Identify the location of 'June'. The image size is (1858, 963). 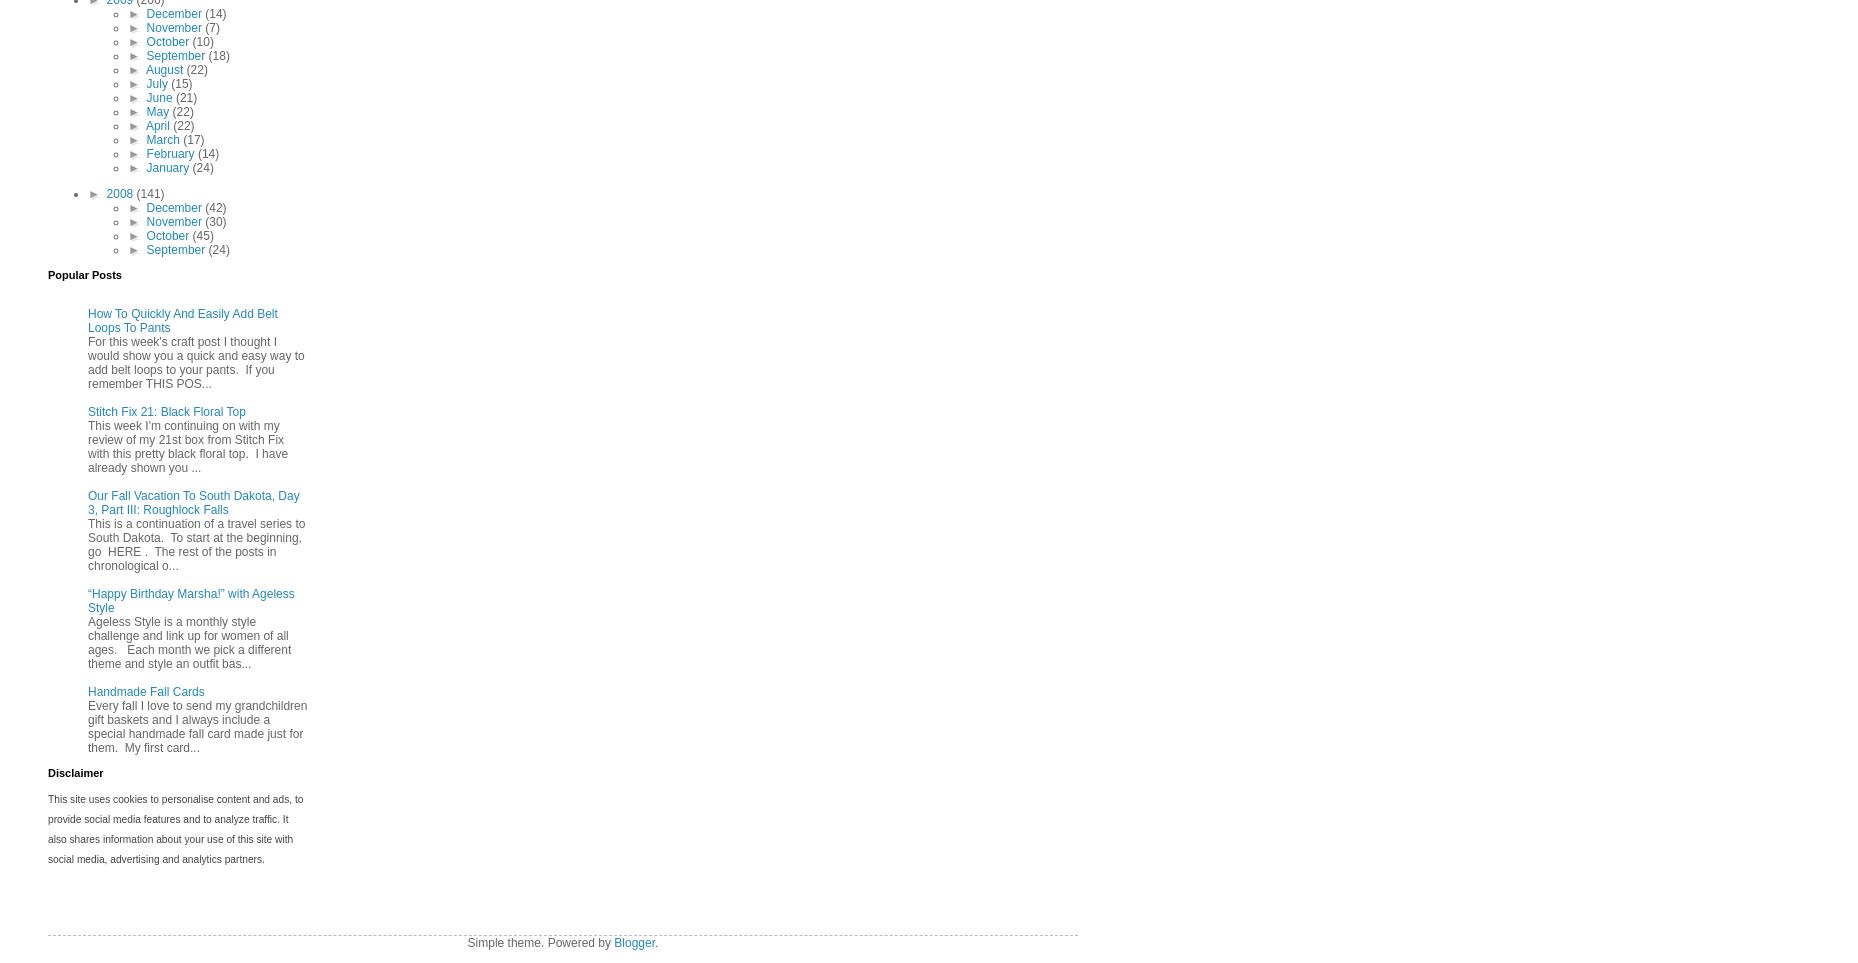
(146, 97).